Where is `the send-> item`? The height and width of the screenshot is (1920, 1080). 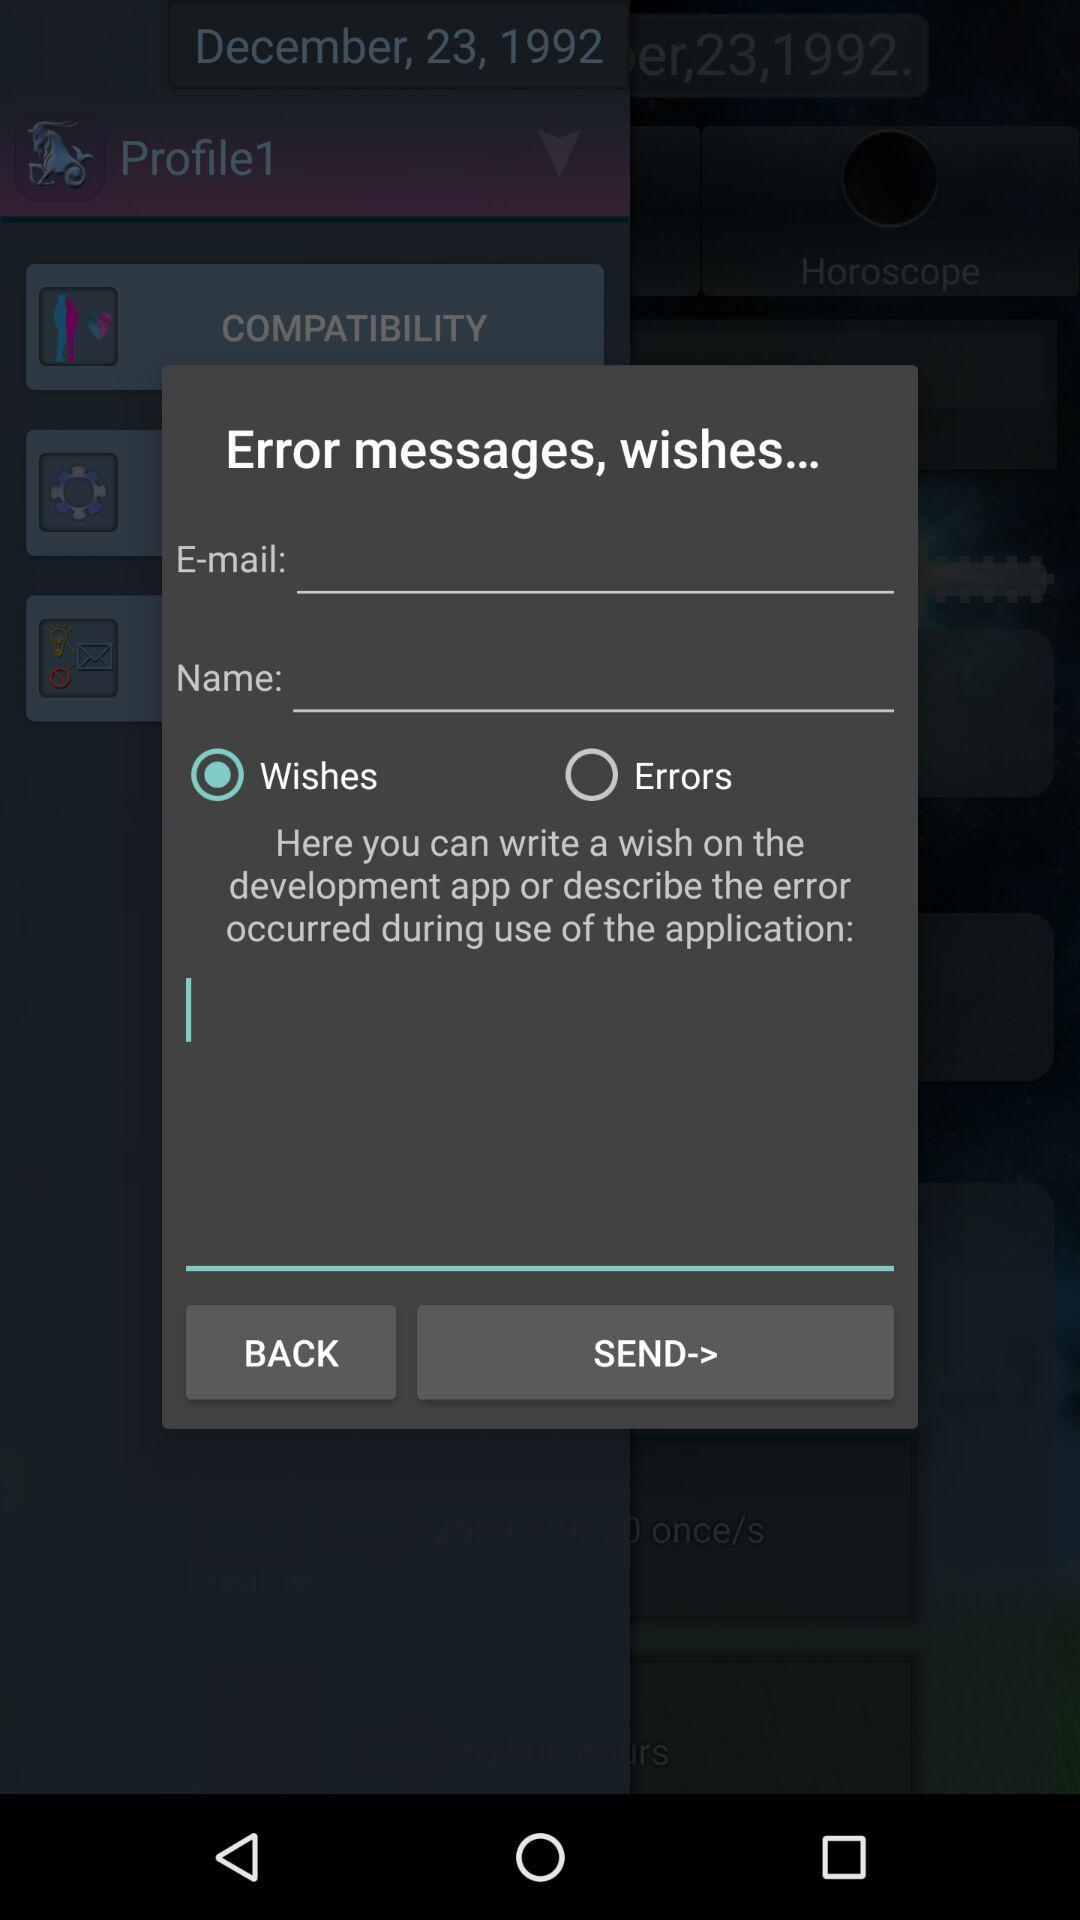
the send-> item is located at coordinates (655, 1352).